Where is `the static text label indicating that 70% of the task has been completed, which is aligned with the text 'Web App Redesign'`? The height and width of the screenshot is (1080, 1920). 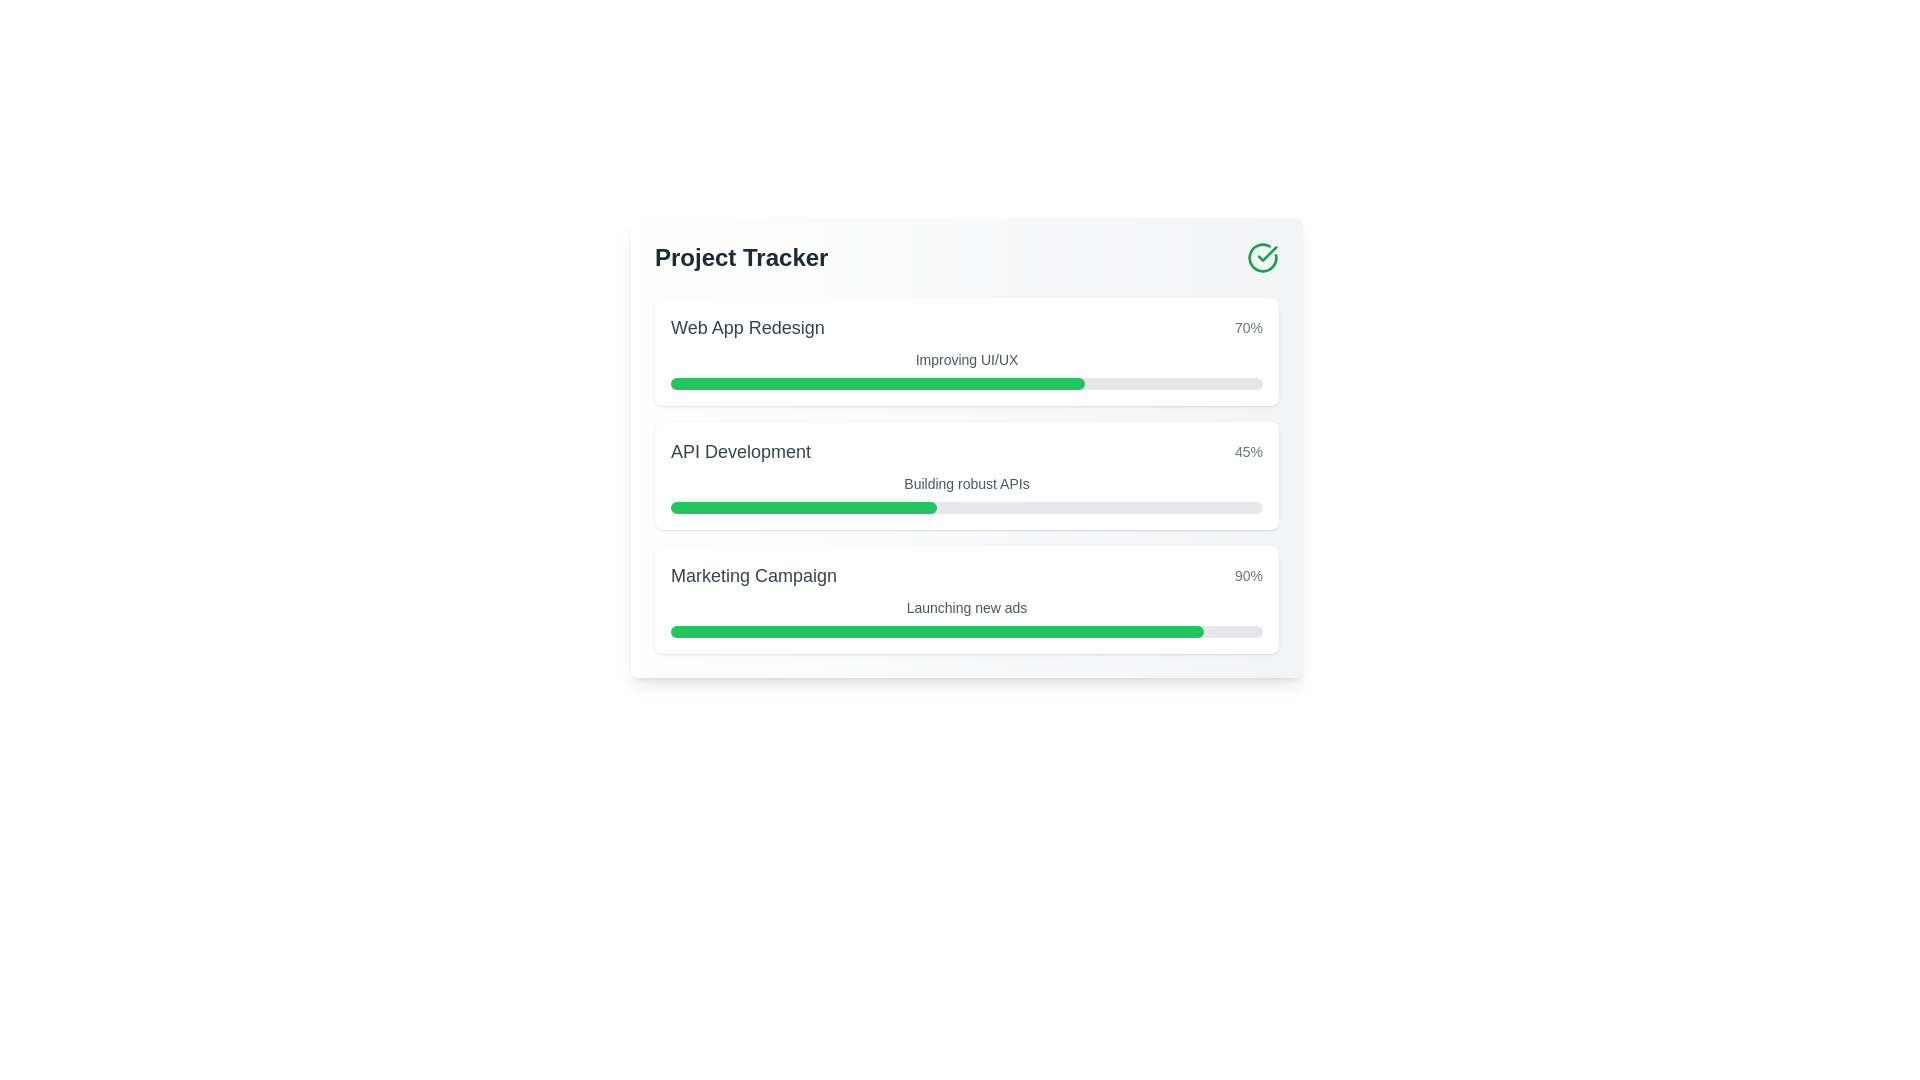
the static text label indicating that 70% of the task has been completed, which is aligned with the text 'Web App Redesign' is located at coordinates (1247, 326).